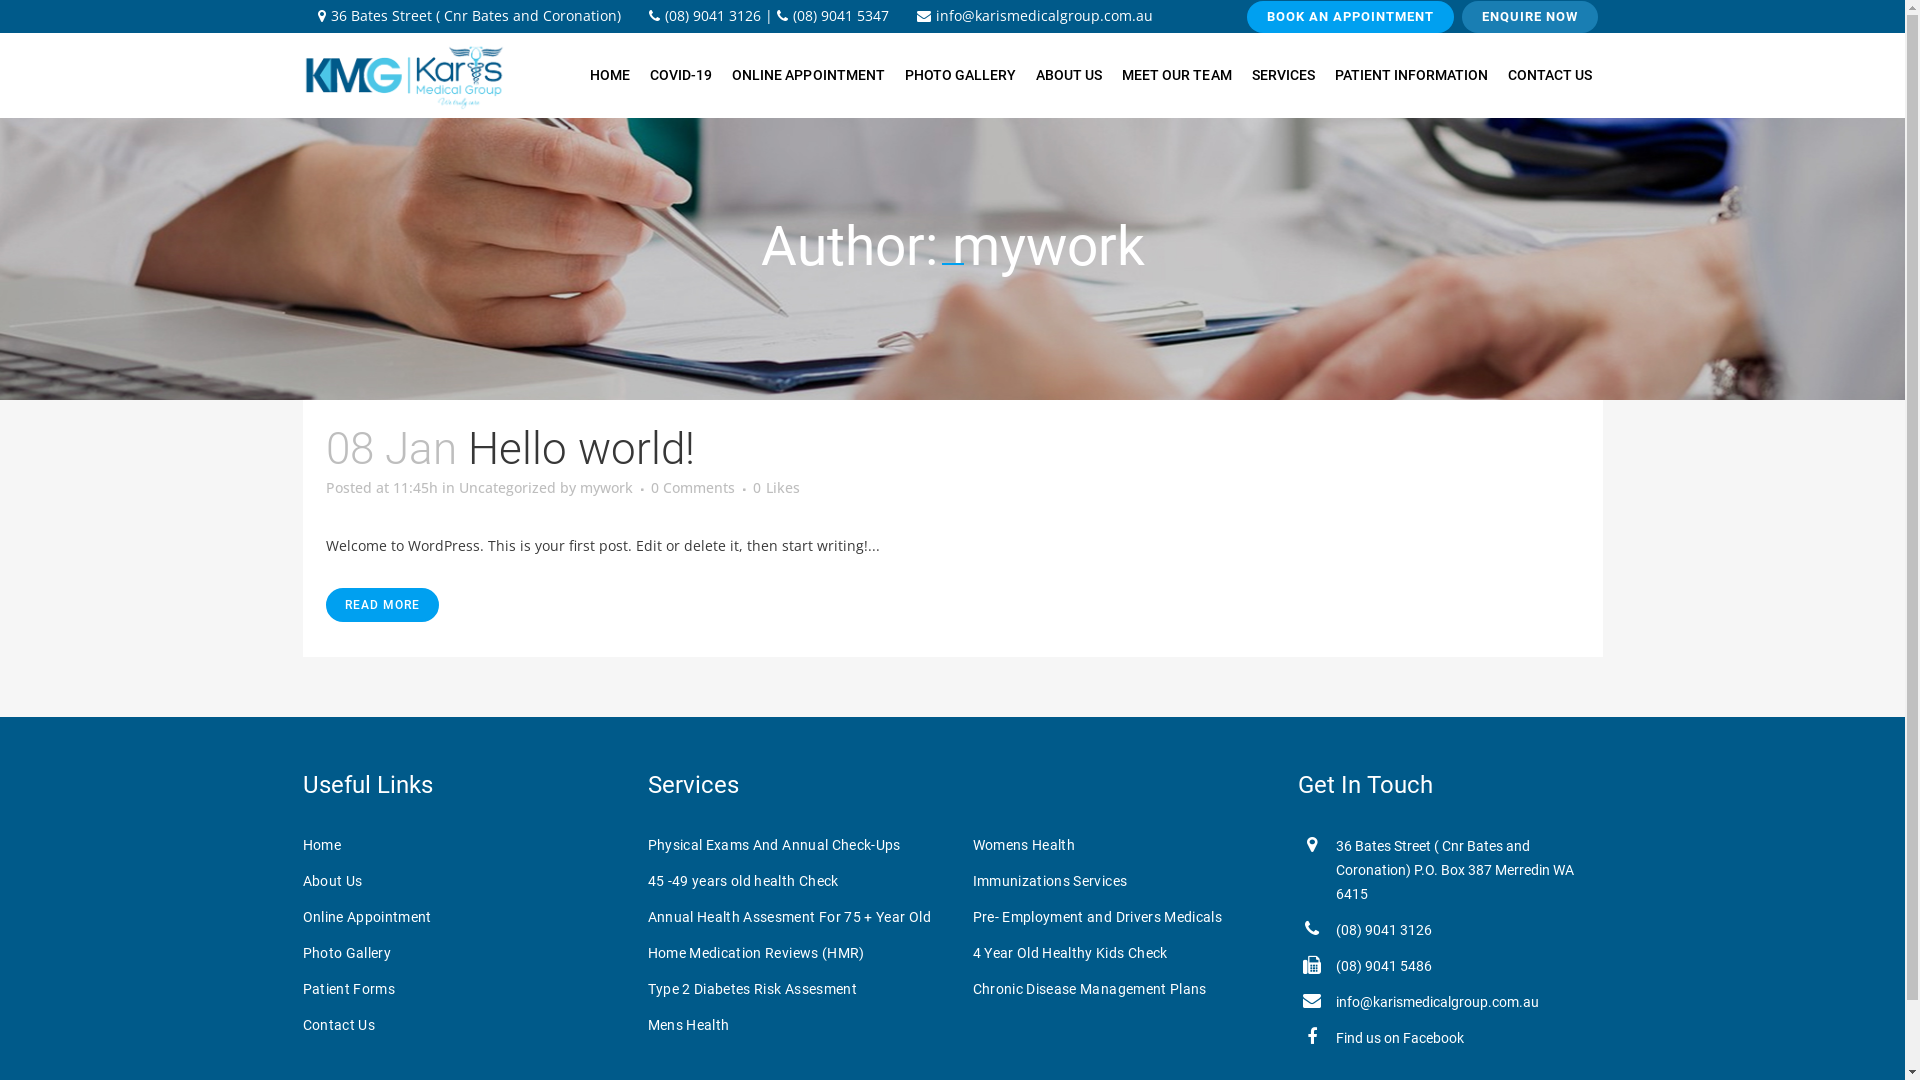 This screenshot has height=1080, width=1920. Describe the element at coordinates (580, 447) in the screenshot. I see `'Hello world!'` at that location.